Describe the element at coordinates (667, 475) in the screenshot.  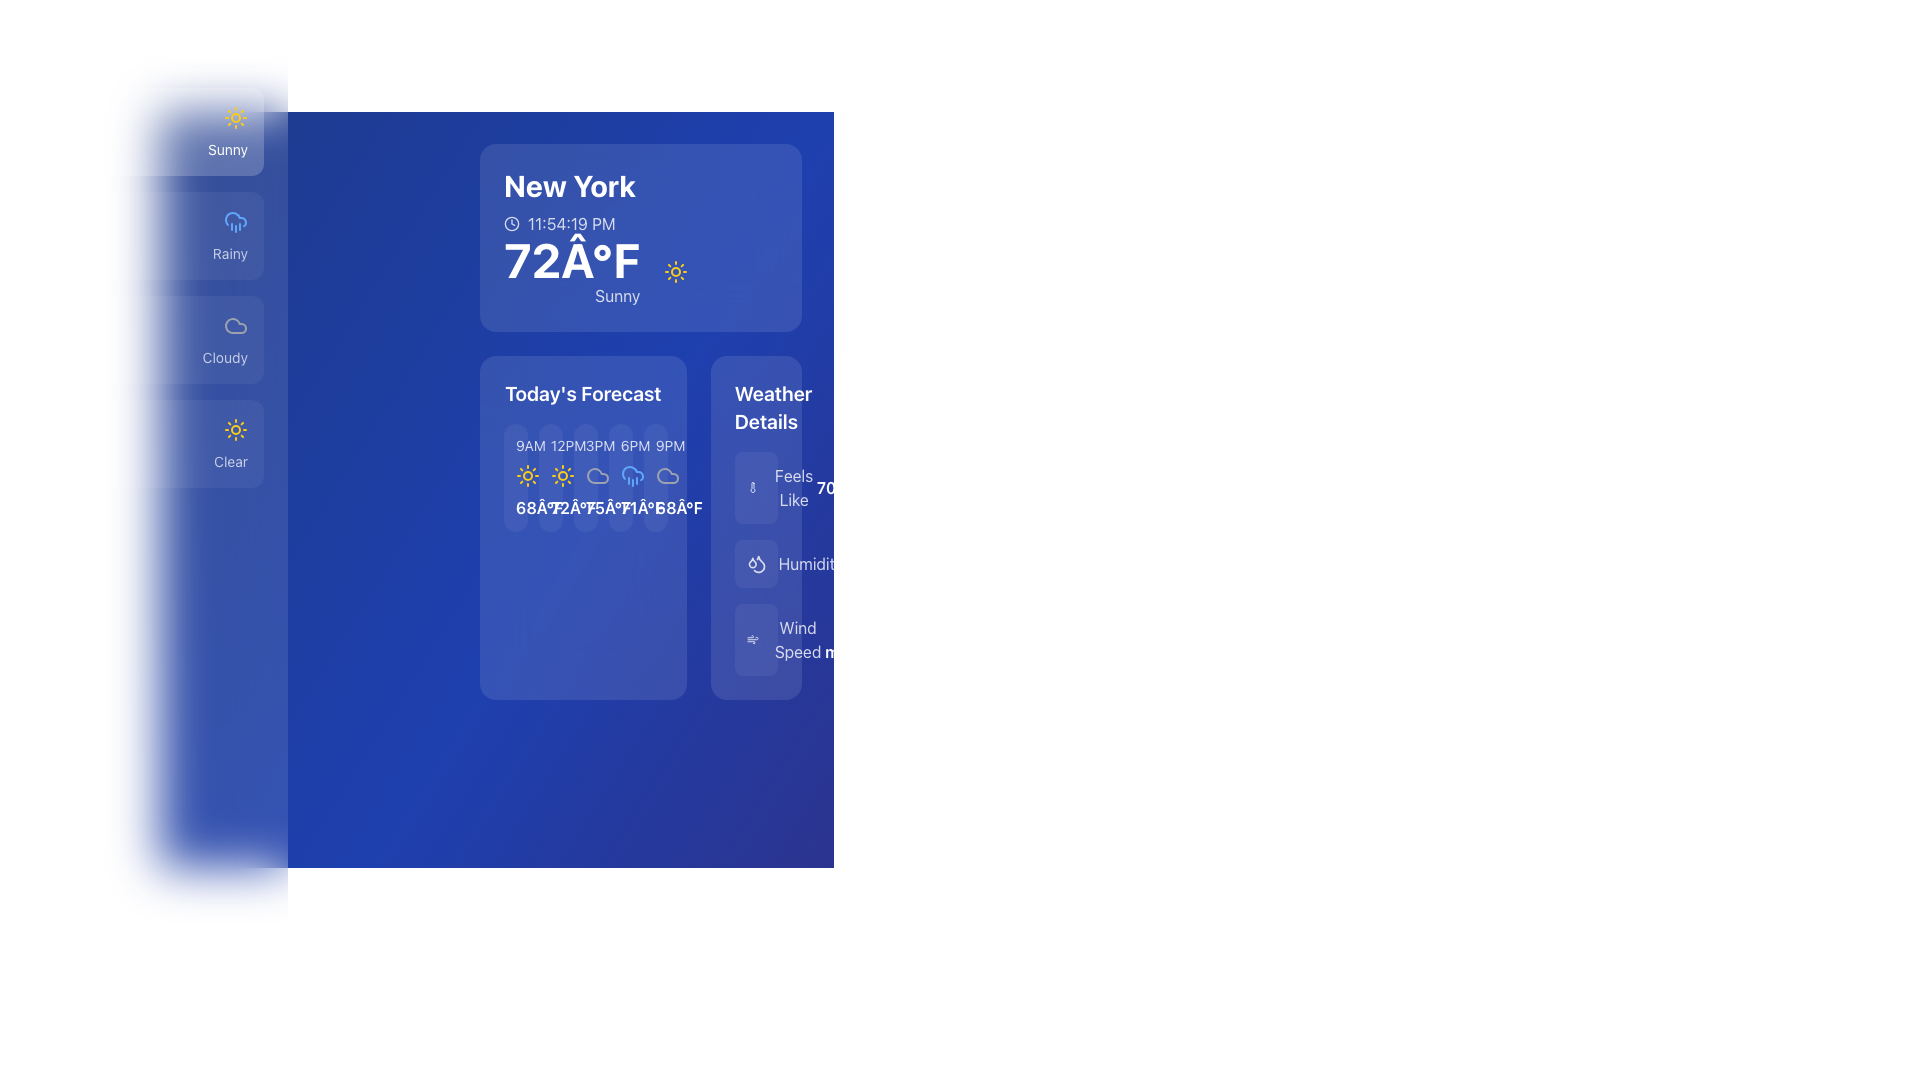
I see `the cloud icon, which is a minimalist line-art style icon with a light gray stroke, positioned in the 'Today's Forecast' section as the third icon among weather icons` at that location.